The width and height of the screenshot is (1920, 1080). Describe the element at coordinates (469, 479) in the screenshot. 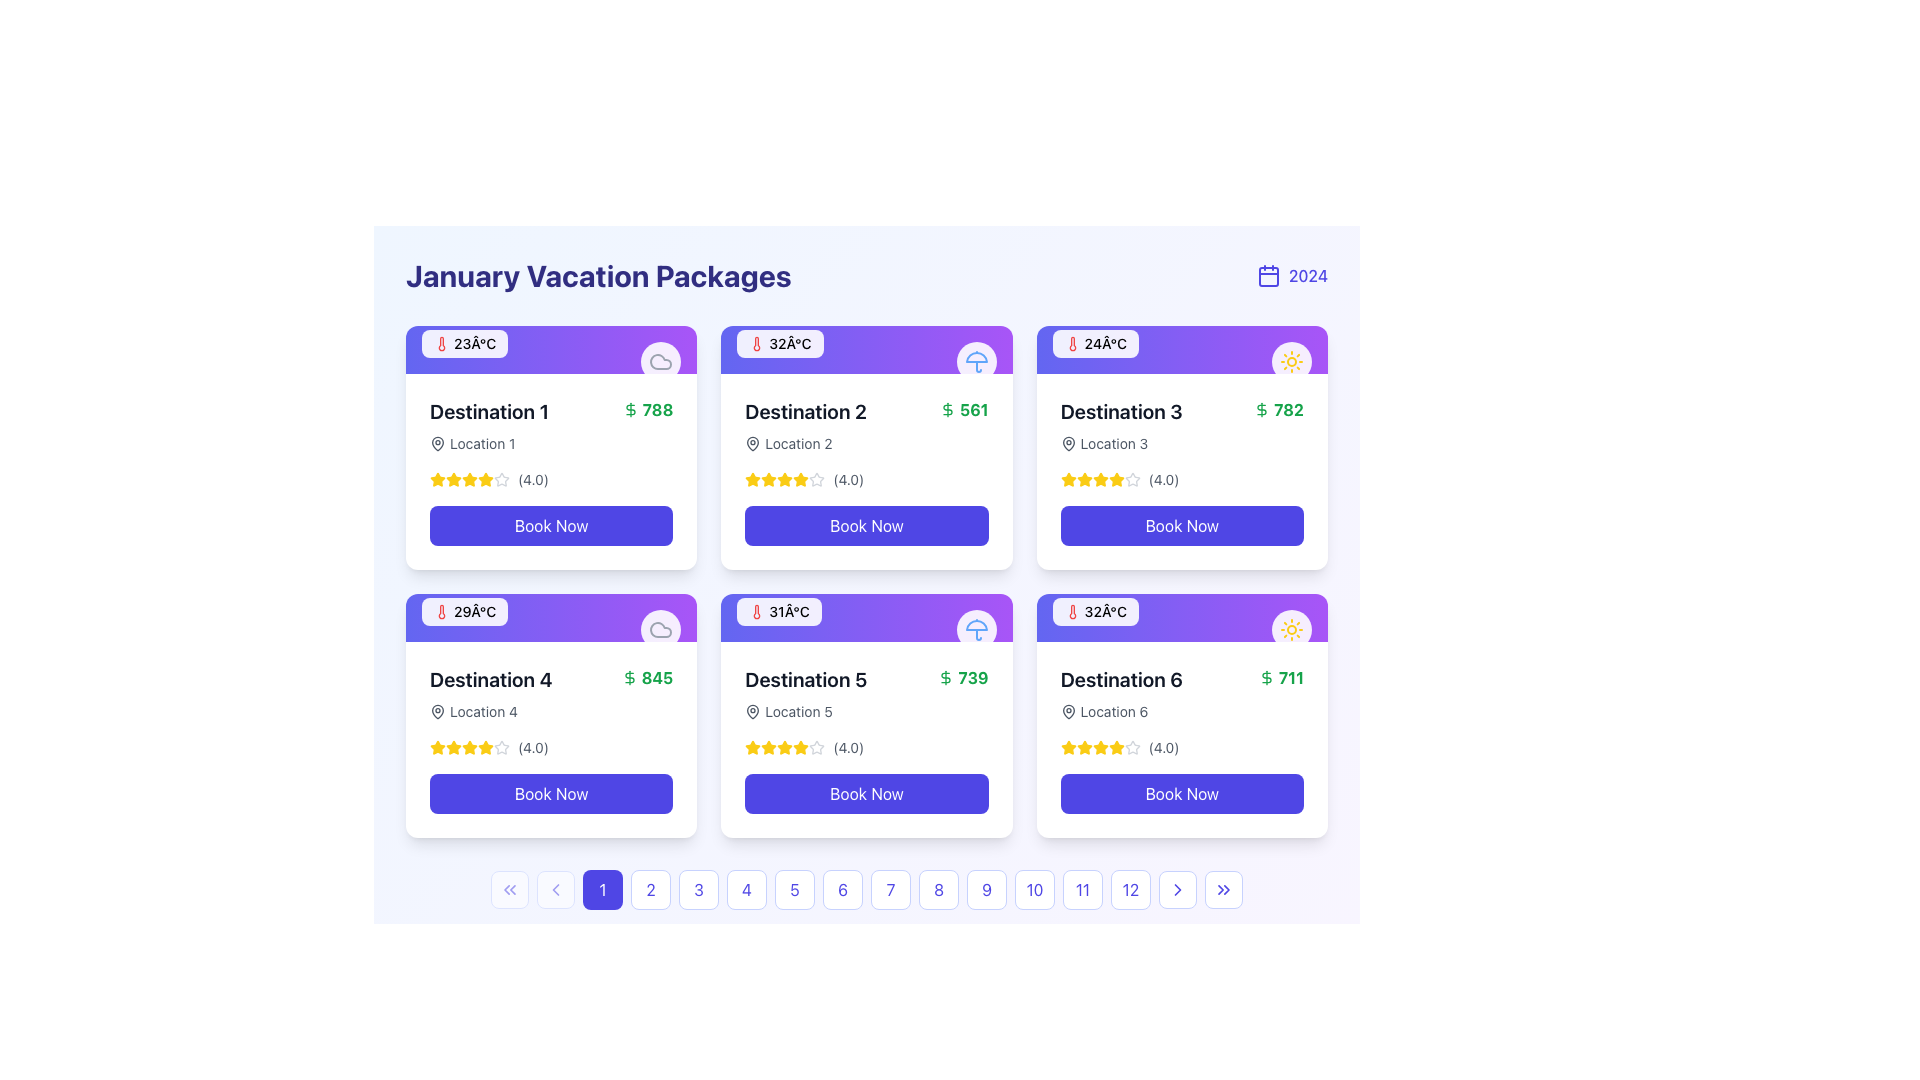

I see `the third yellow star in the ratings group located in the second card of the first row of vacation package cards` at that location.